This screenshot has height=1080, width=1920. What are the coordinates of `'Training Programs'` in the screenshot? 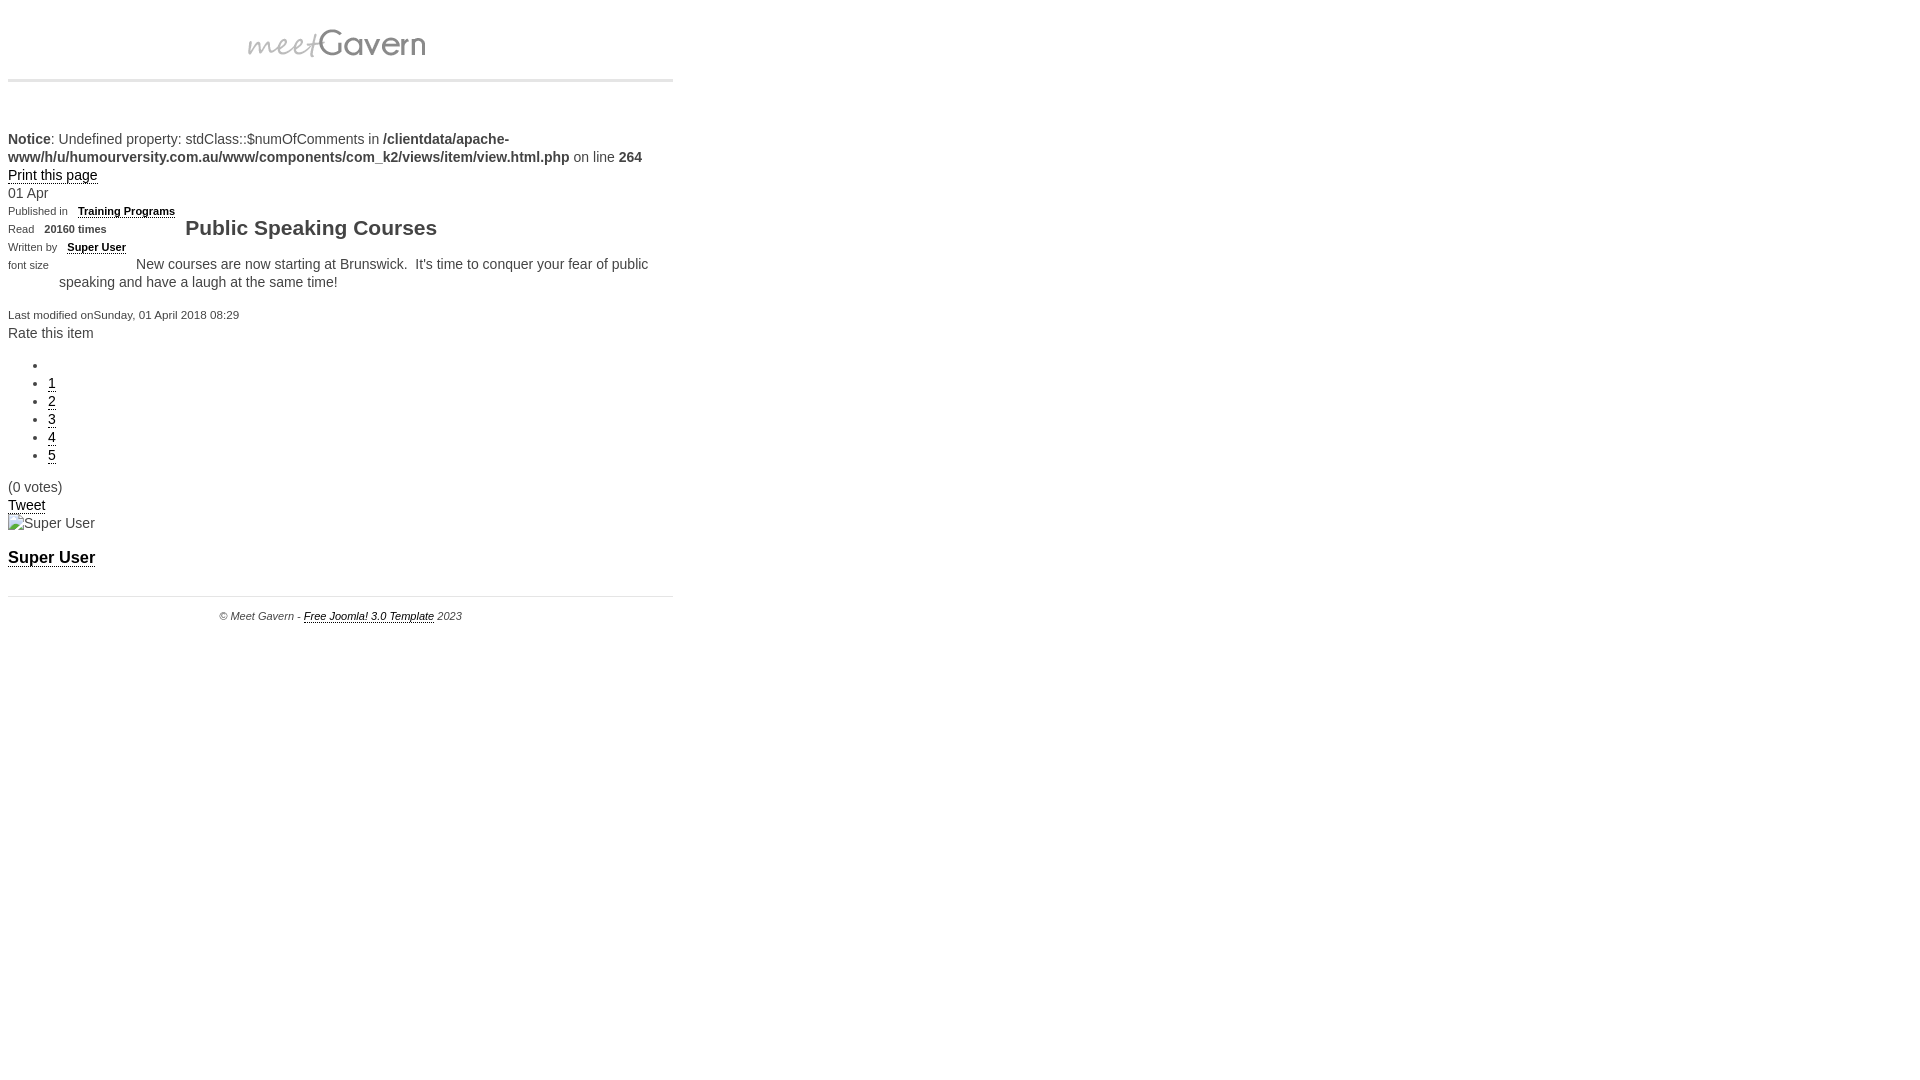 It's located at (125, 211).